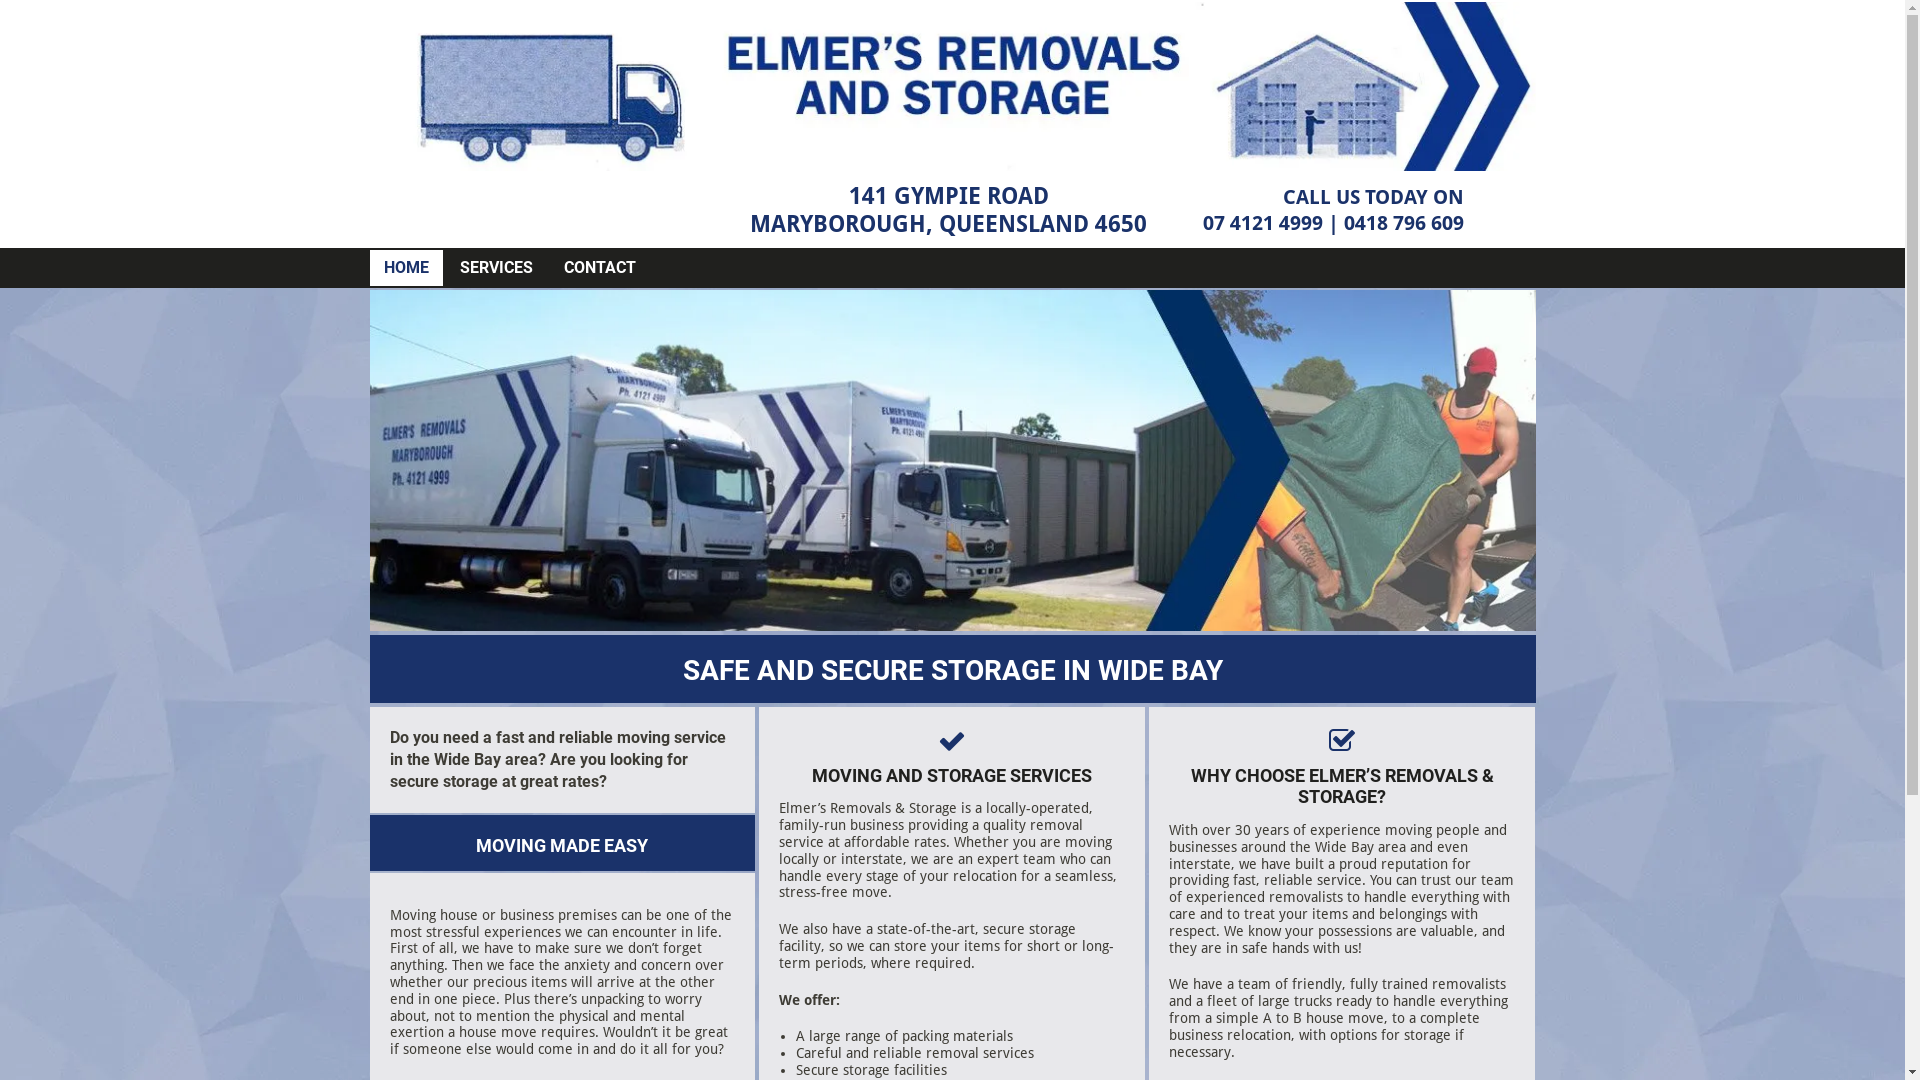 The height and width of the screenshot is (1080, 1920). Describe the element at coordinates (1402, 223) in the screenshot. I see `'0418 796 609'` at that location.